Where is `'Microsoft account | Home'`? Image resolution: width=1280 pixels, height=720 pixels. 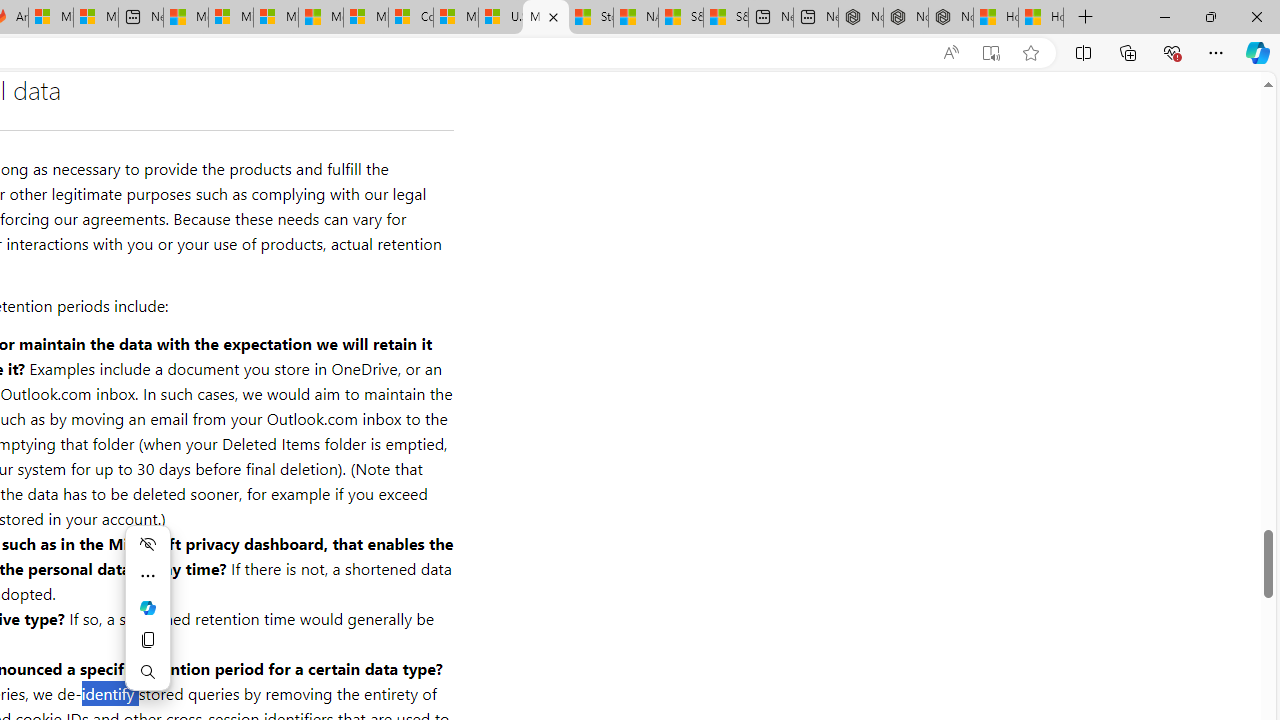
'Microsoft account | Home' is located at coordinates (274, 17).